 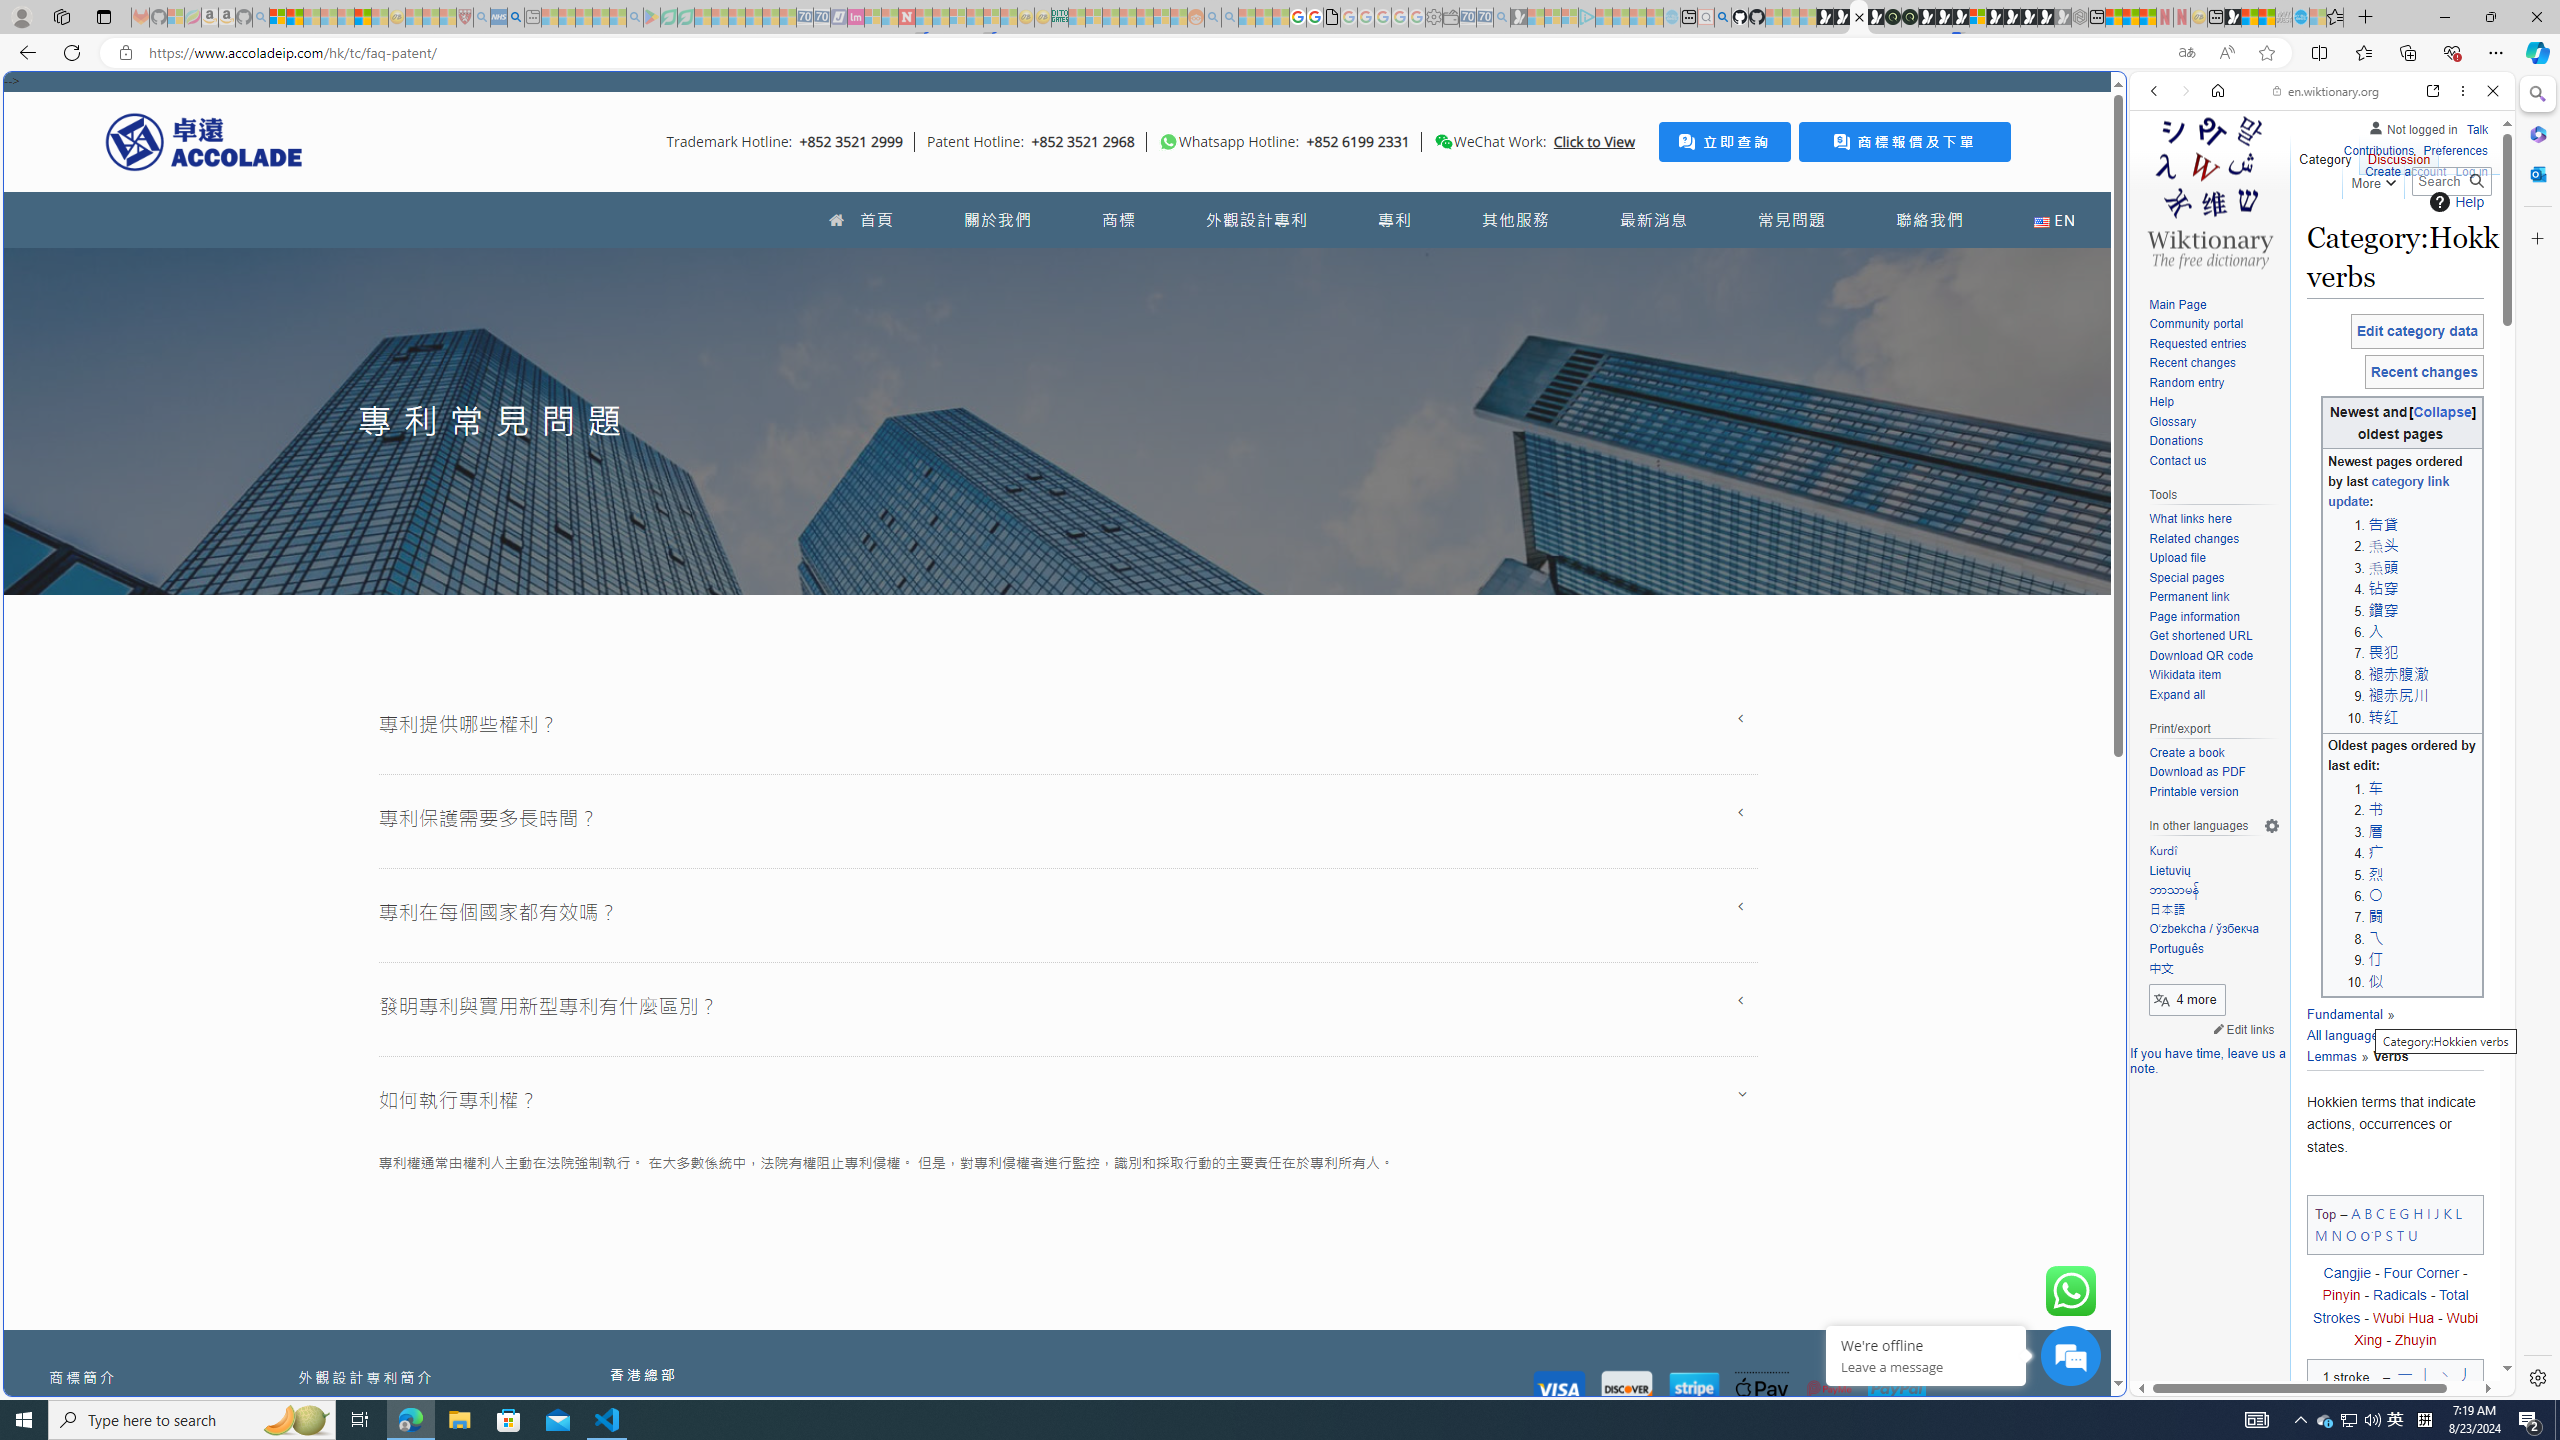 What do you see at coordinates (2185, 577) in the screenshot?
I see `'Special pages'` at bounding box center [2185, 577].